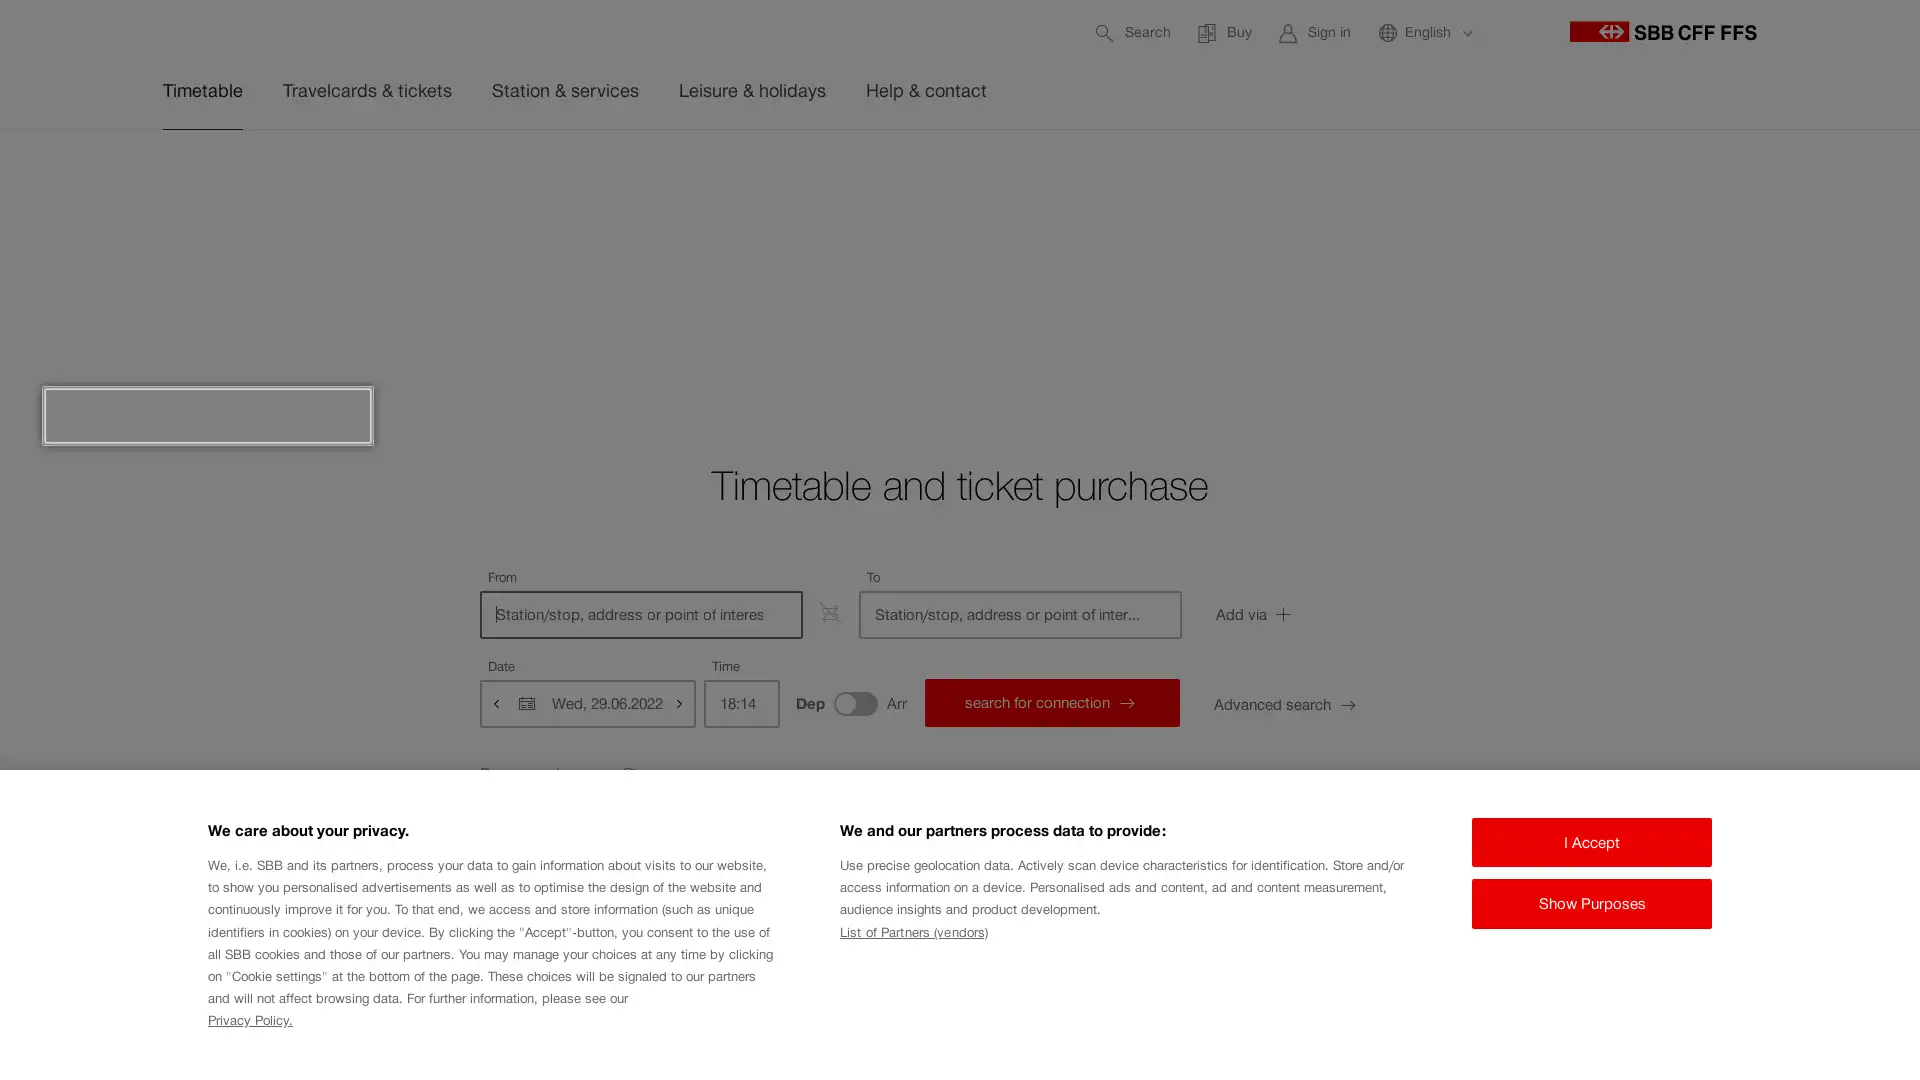 Image resolution: width=1920 pixels, height=1080 pixels. What do you see at coordinates (1591, 841) in the screenshot?
I see `I Accept` at bounding box center [1591, 841].